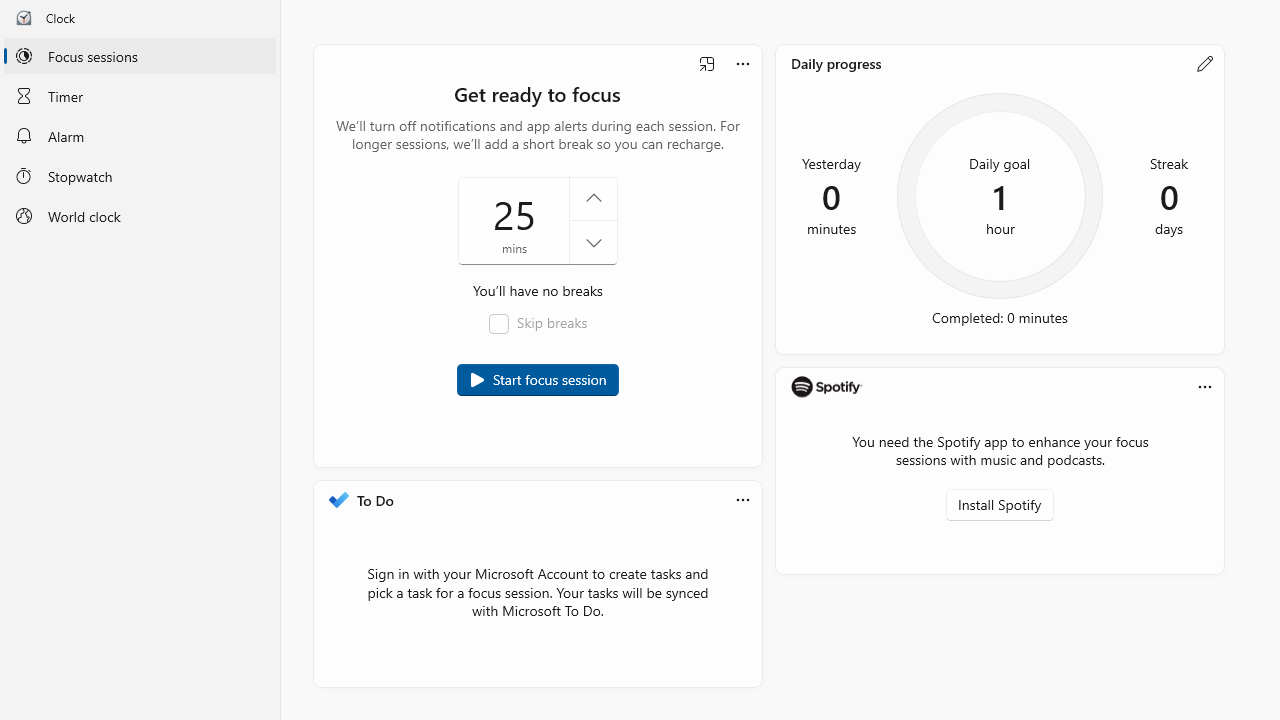  Describe the element at coordinates (592, 242) in the screenshot. I see `'Decrease the focus session time'` at that location.